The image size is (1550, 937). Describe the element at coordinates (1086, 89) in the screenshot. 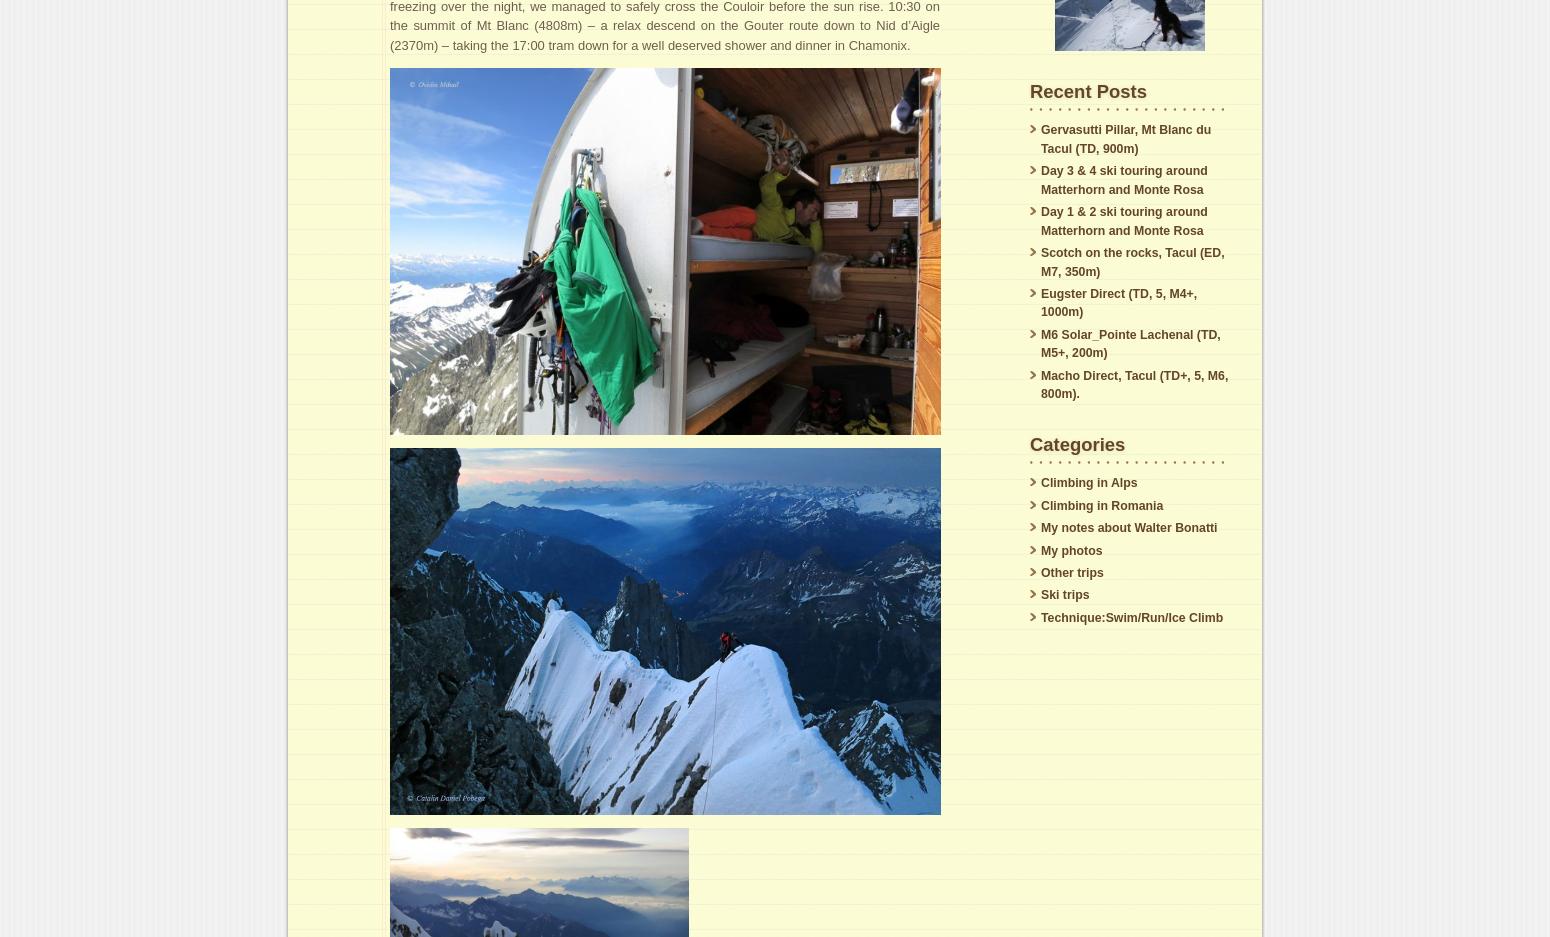

I see `'Recent Posts'` at that location.